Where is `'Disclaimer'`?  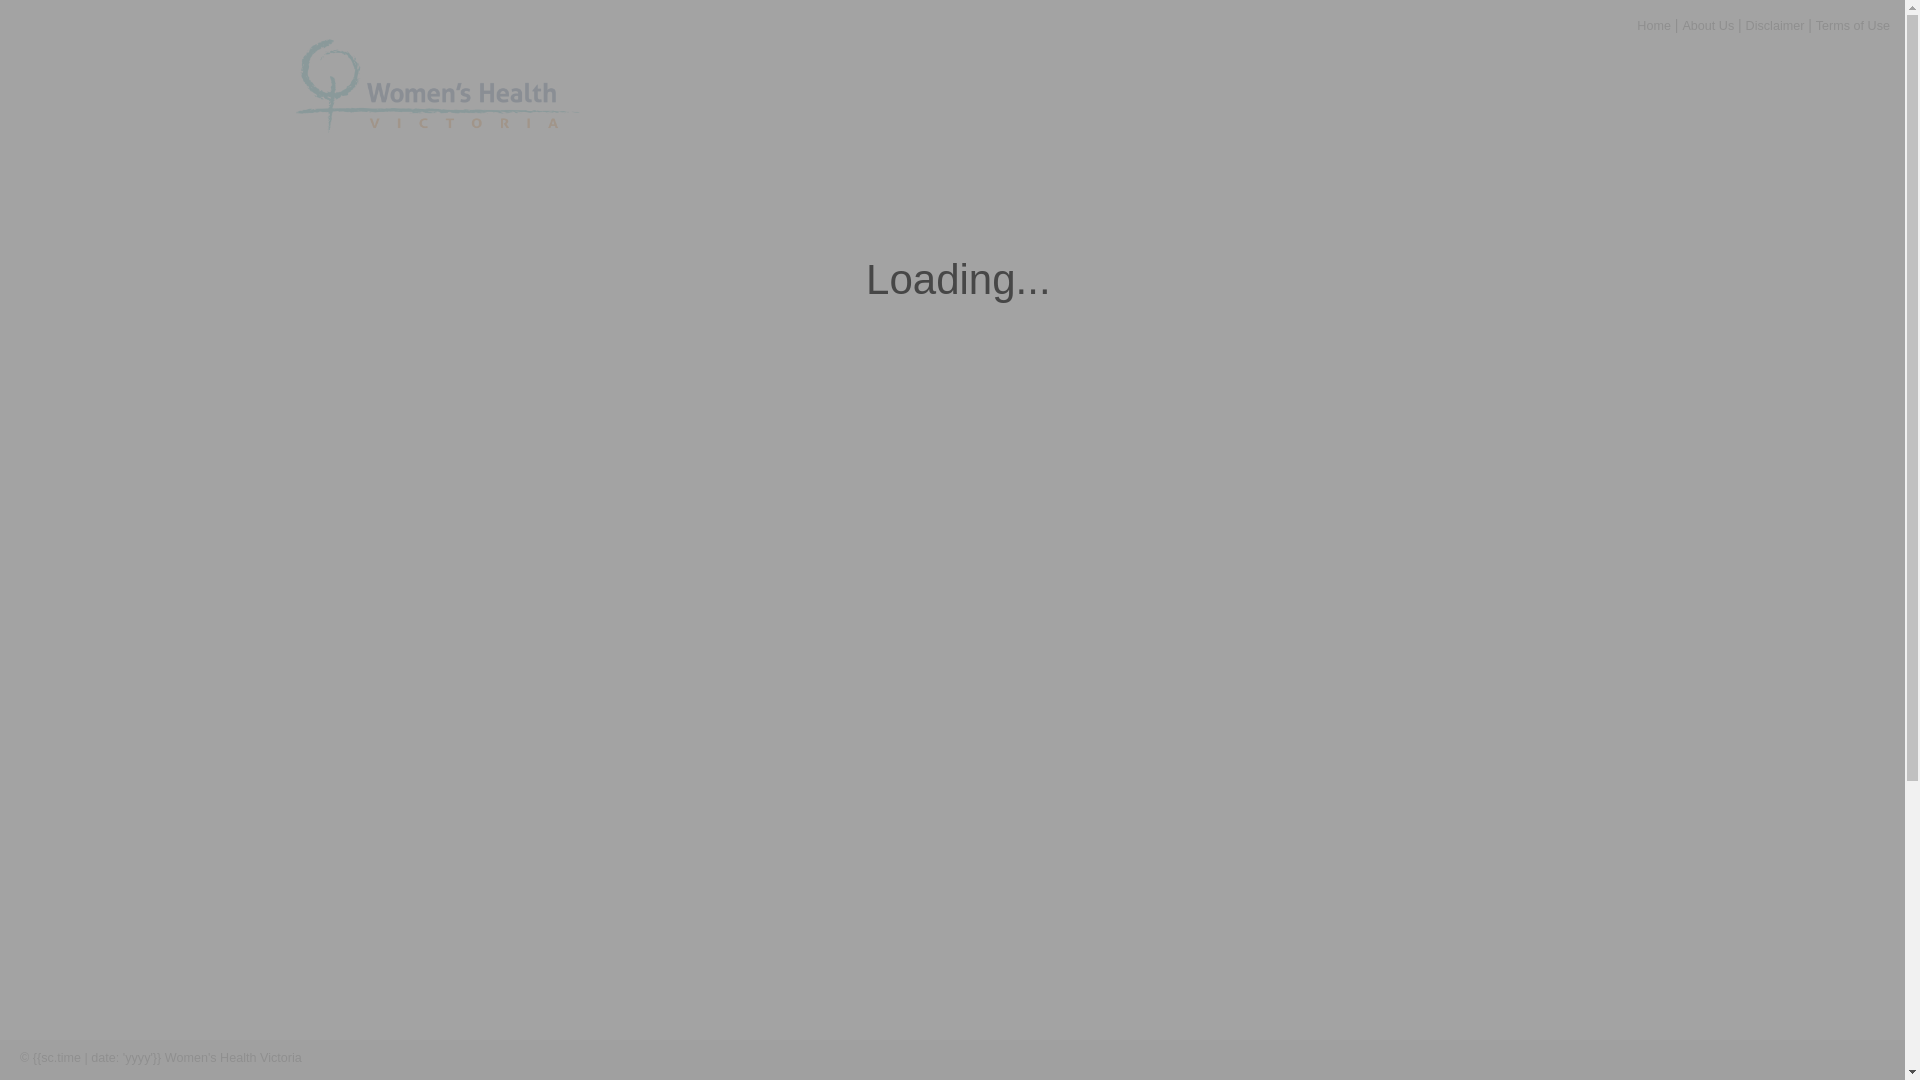 'Disclaimer' is located at coordinates (1745, 26).